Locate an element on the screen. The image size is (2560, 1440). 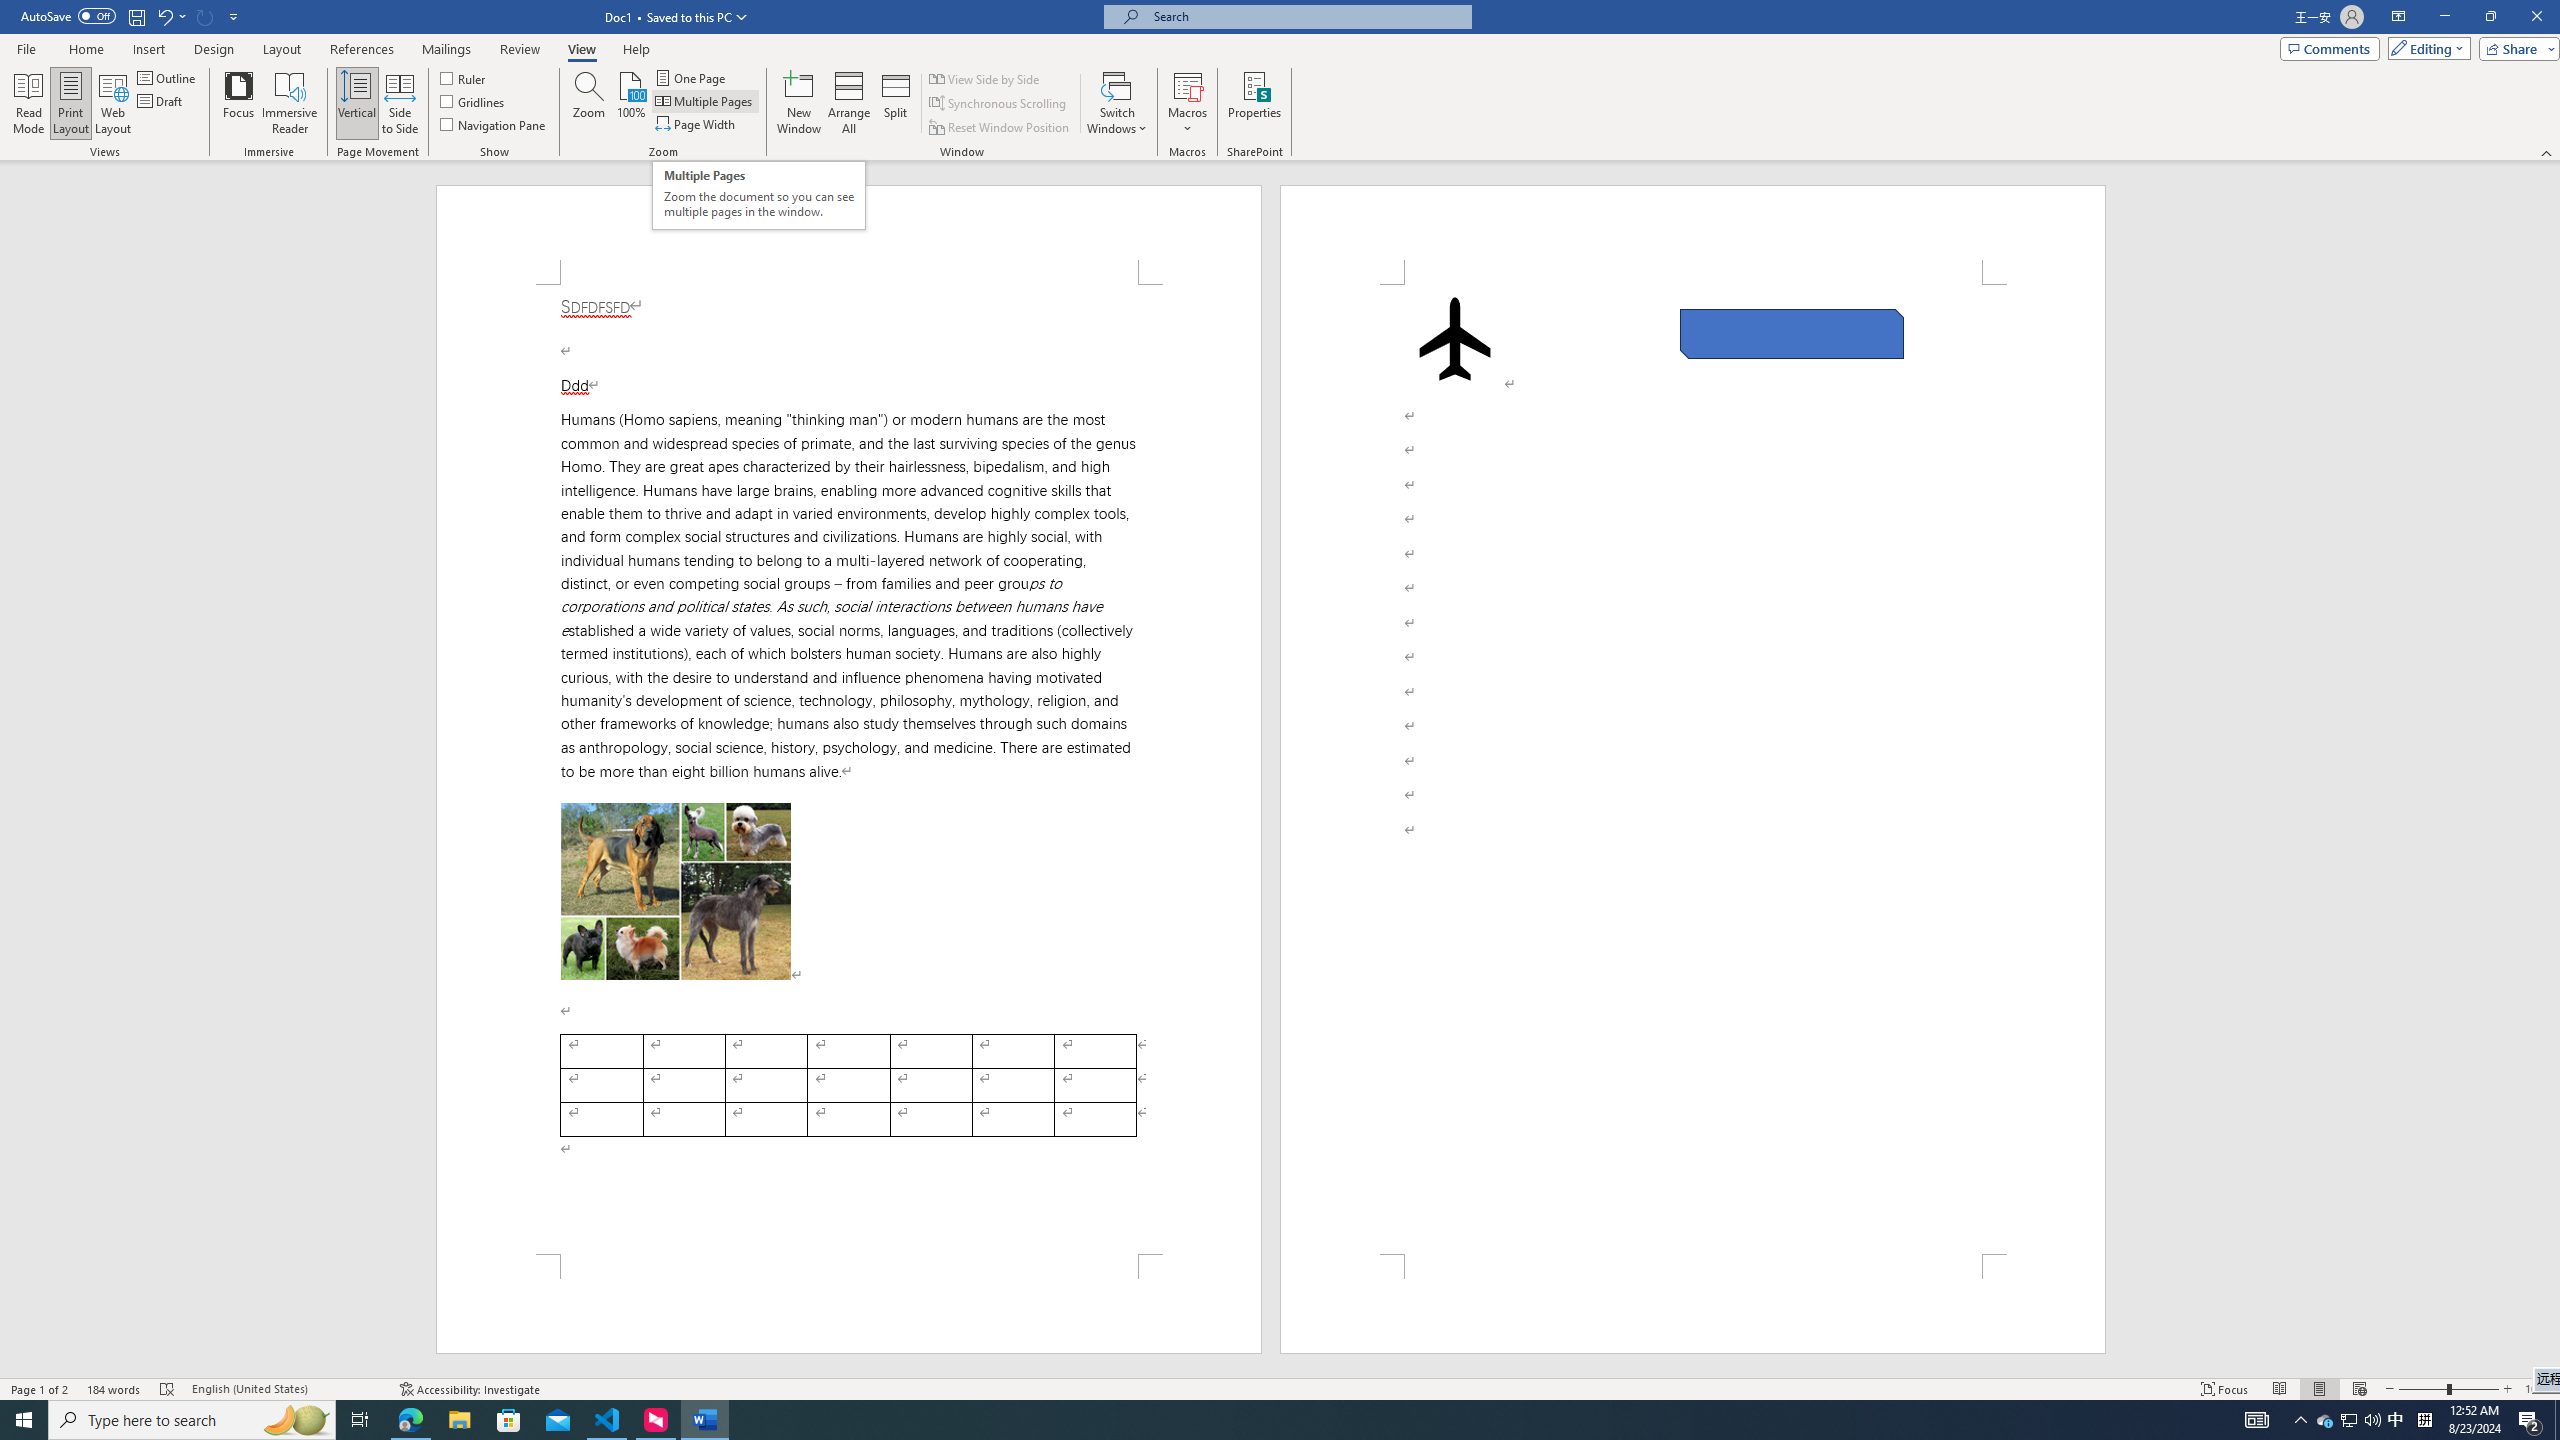
'Page 1 content' is located at coordinates (847, 769).